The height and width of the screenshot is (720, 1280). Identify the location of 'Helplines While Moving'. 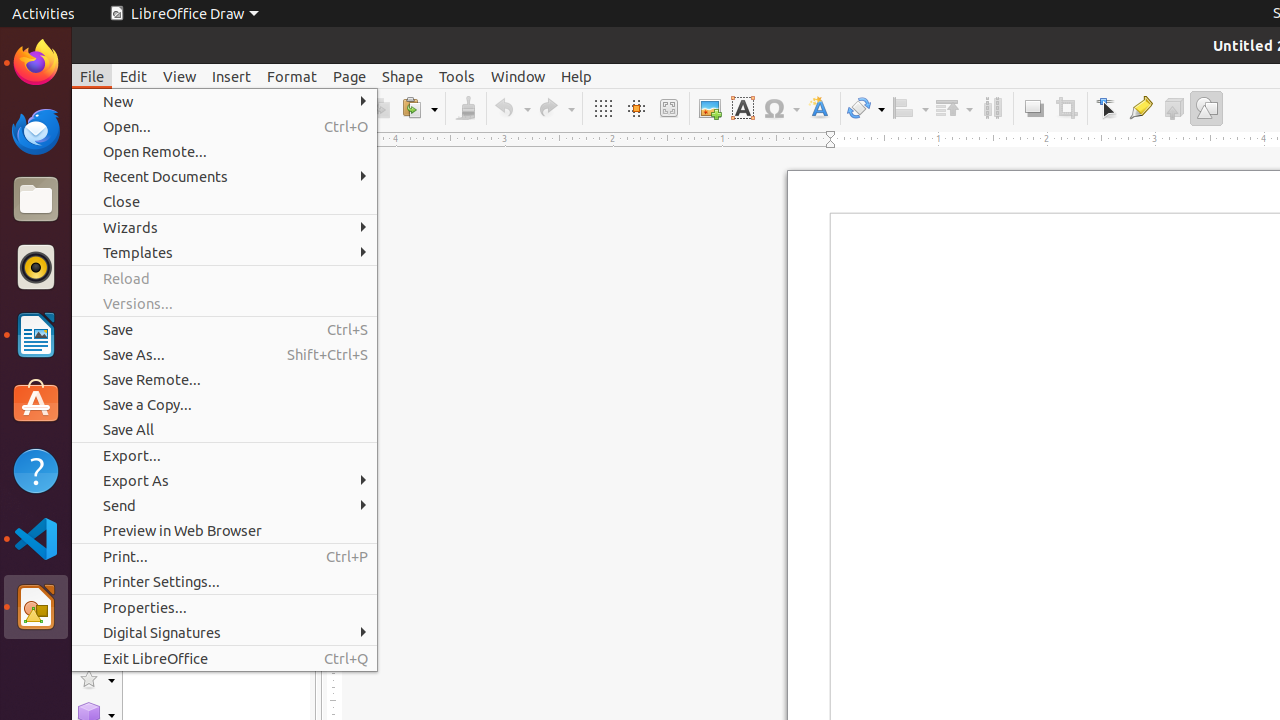
(634, 108).